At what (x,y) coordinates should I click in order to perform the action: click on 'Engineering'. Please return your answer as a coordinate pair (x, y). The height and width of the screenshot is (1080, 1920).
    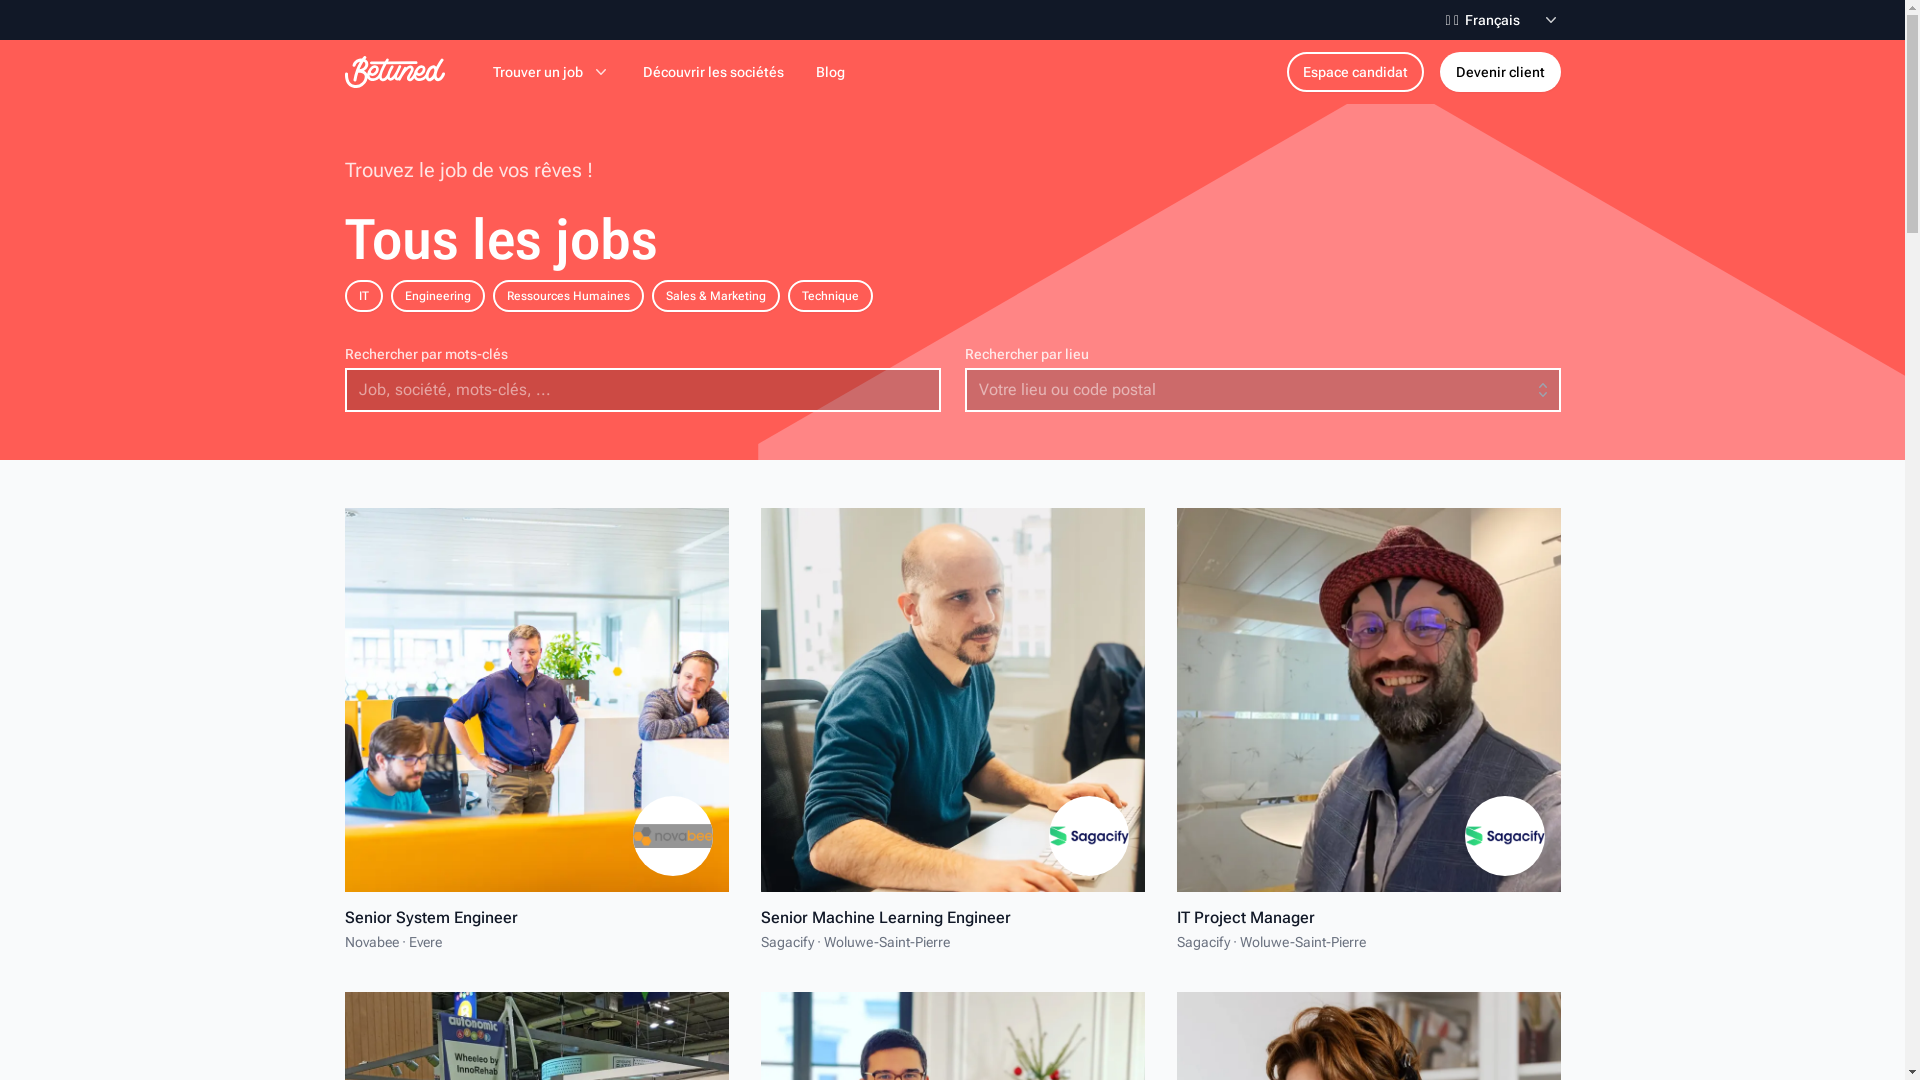
    Looking at the image, I should click on (435, 296).